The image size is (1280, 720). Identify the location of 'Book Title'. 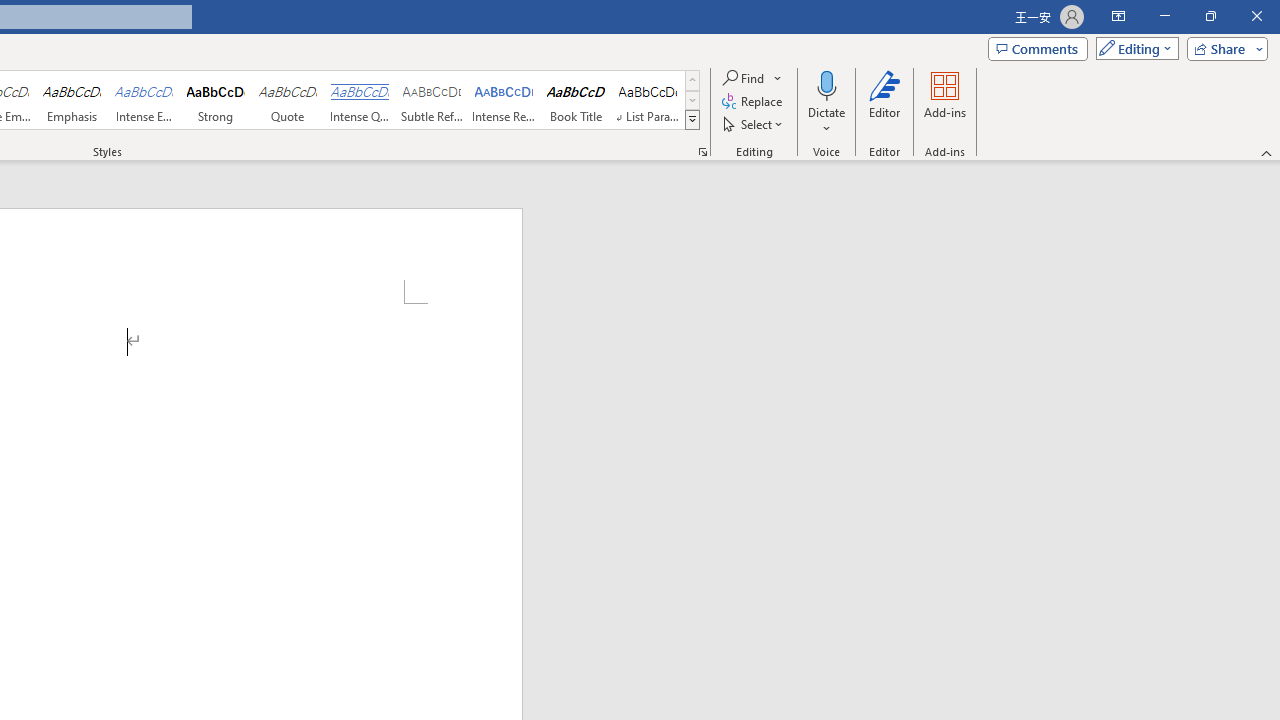
(575, 100).